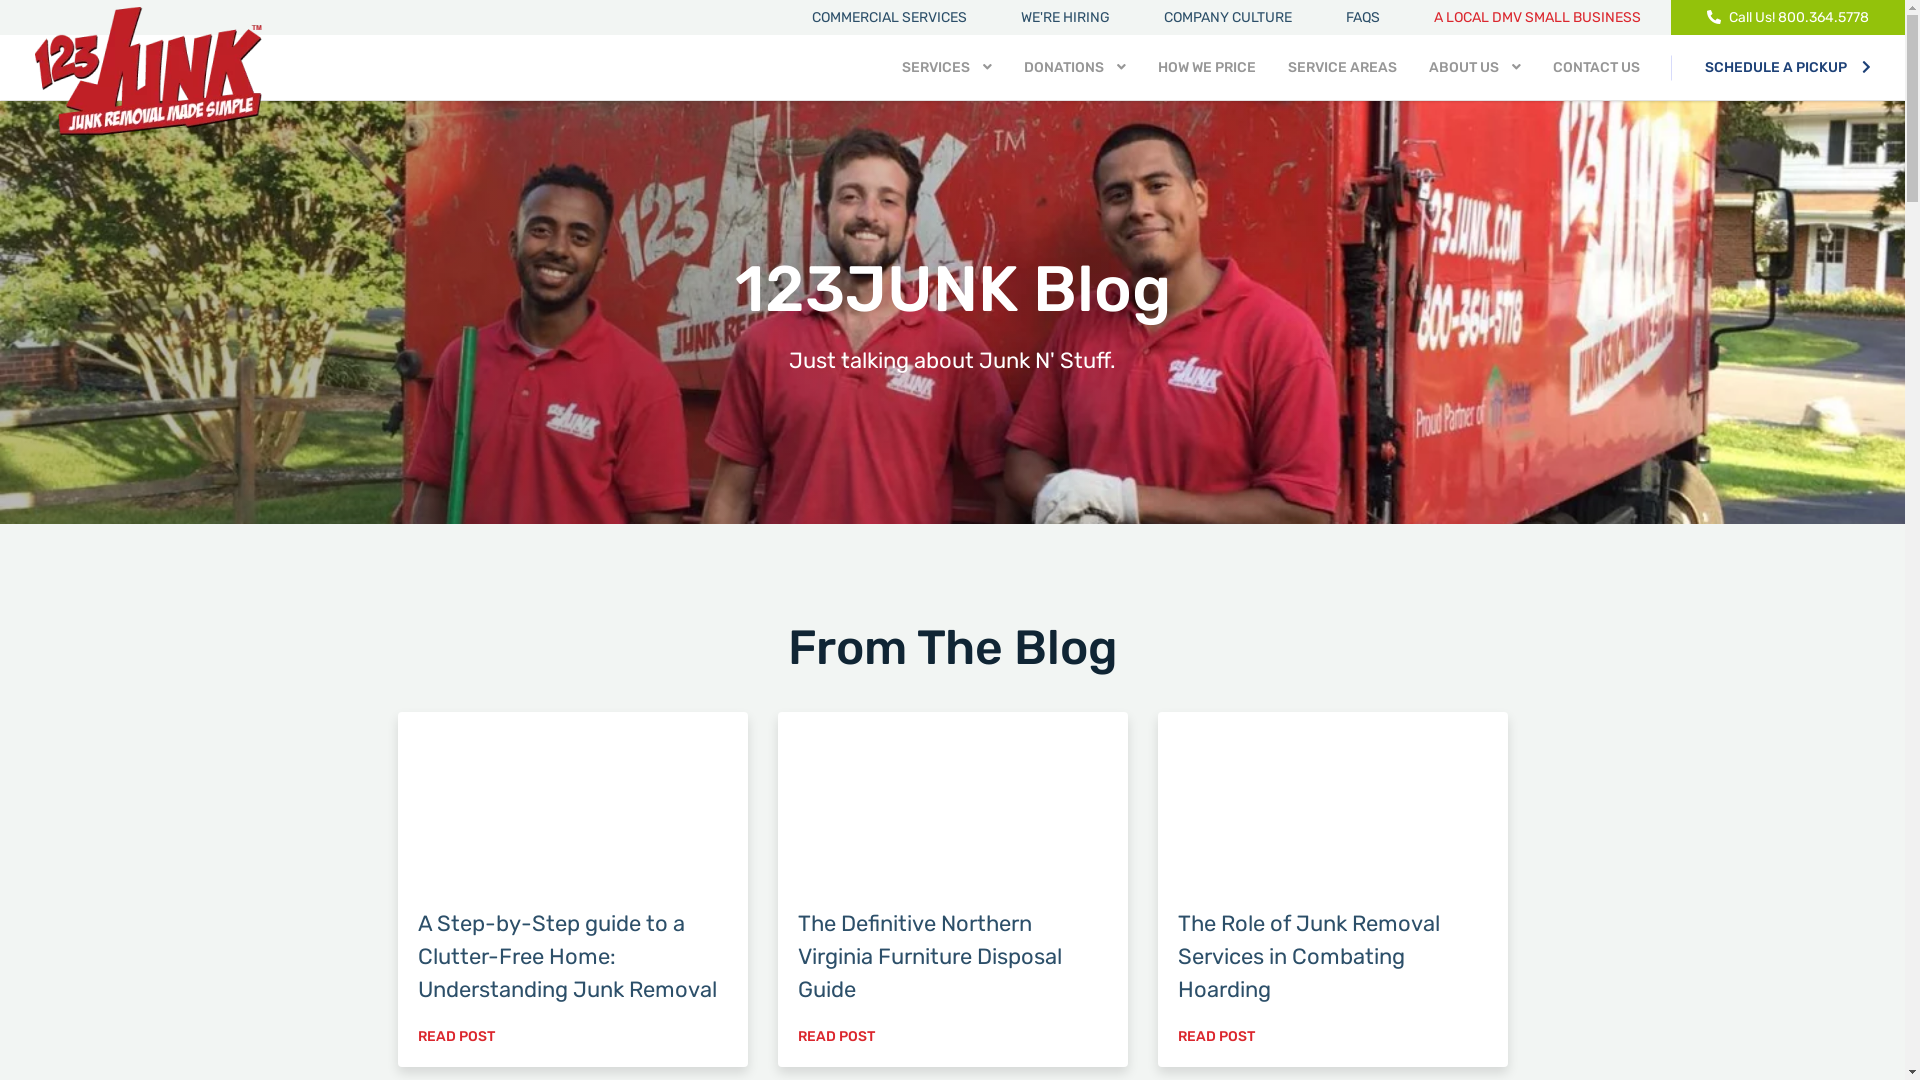  What do you see at coordinates (1342, 66) in the screenshot?
I see `'SERVICE AREAS'` at bounding box center [1342, 66].